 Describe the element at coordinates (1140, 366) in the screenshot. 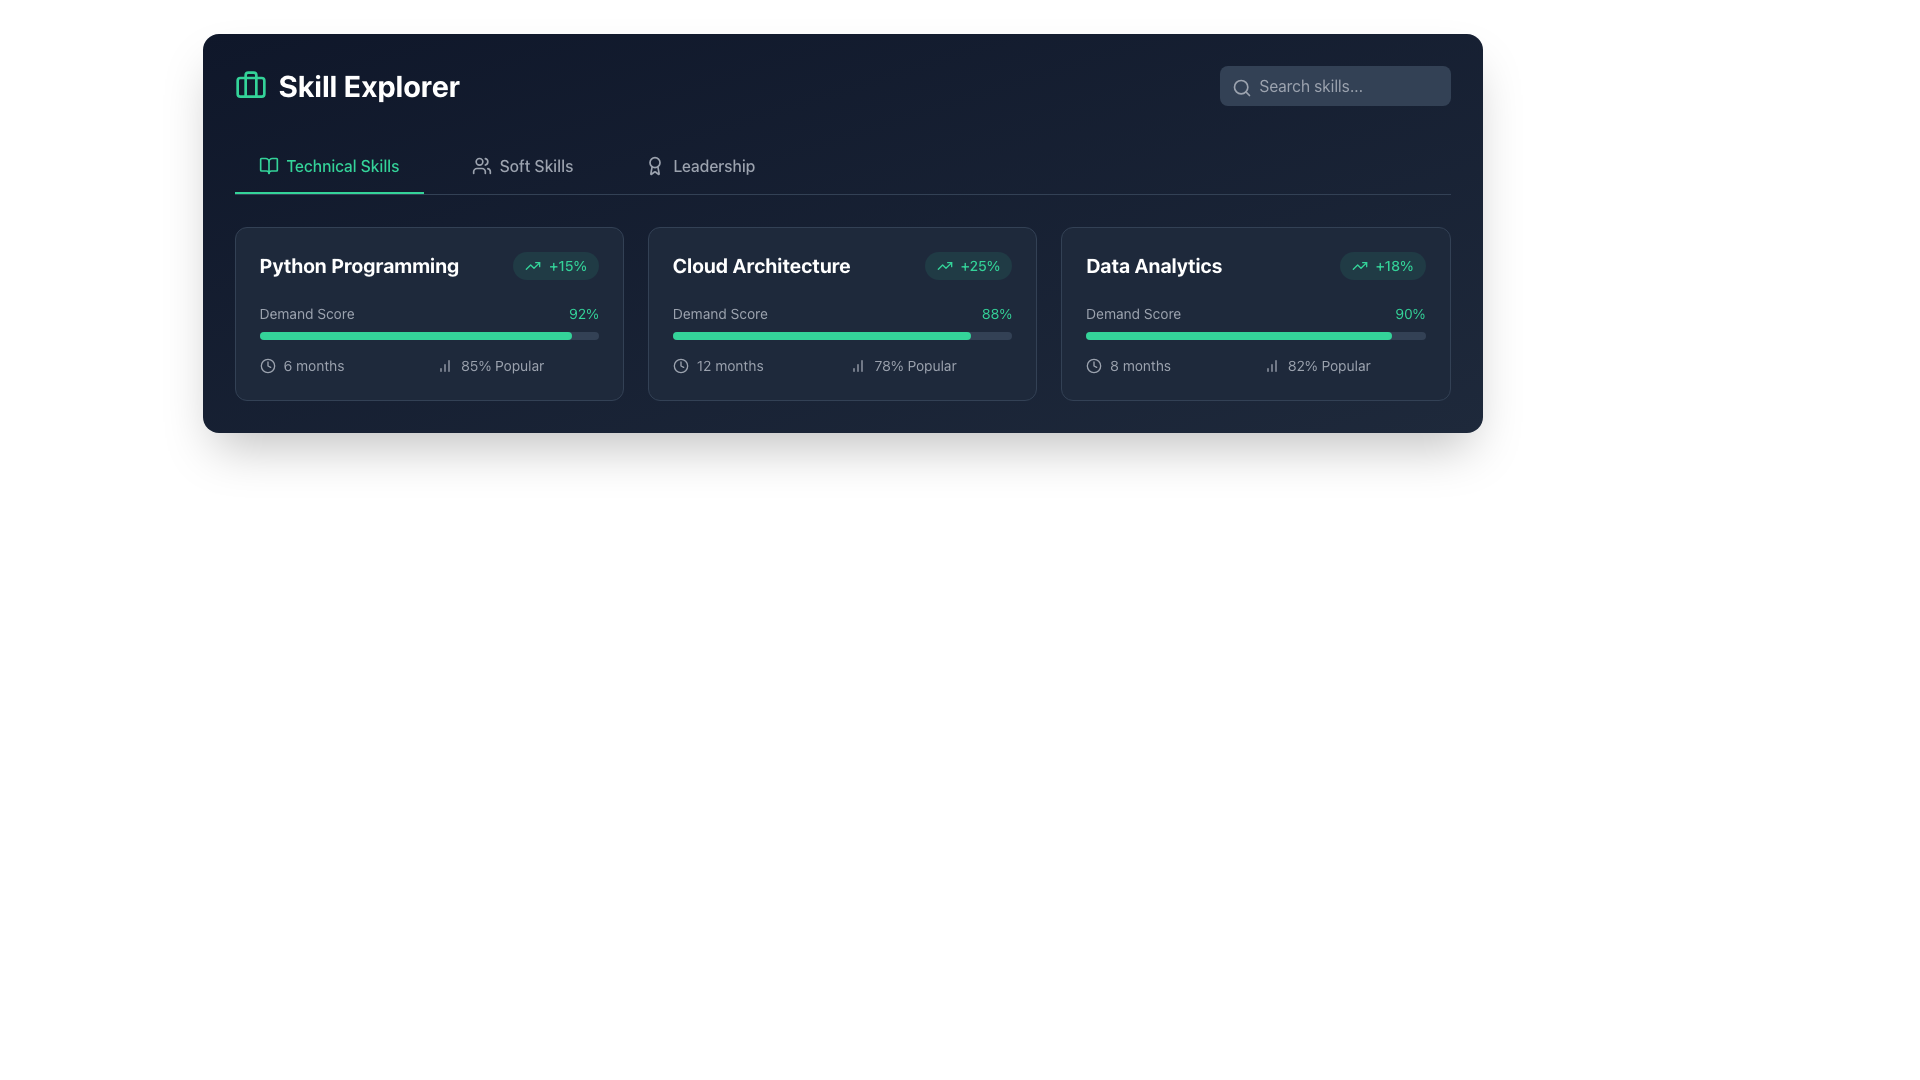

I see `text content of the Text label displaying the duration associated with the 'Data Analytics' item, located at the bottom-left corner of the 'Data Analytics' section, adjacent to a clock icon` at that location.